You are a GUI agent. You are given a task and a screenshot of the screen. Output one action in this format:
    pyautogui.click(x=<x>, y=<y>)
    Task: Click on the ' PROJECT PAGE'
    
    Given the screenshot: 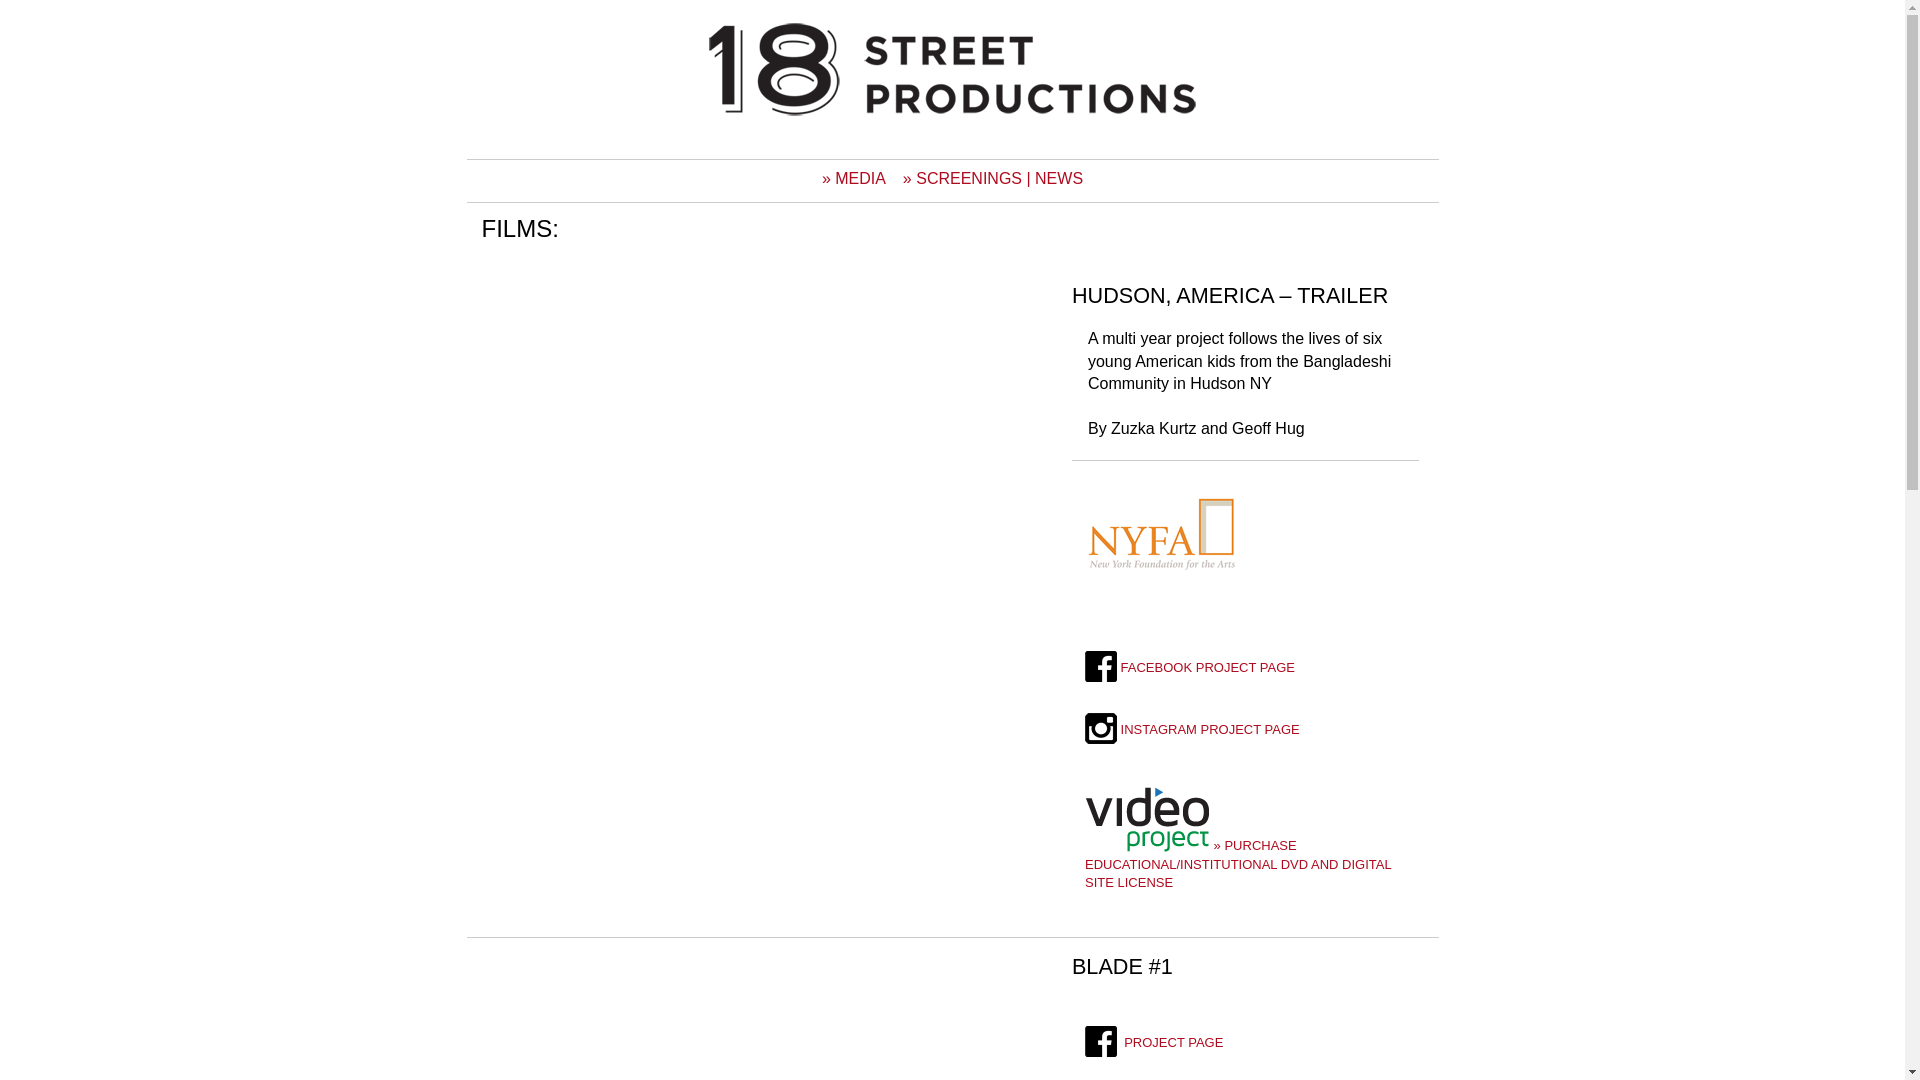 What is the action you would take?
    pyautogui.click(x=1083, y=1041)
    